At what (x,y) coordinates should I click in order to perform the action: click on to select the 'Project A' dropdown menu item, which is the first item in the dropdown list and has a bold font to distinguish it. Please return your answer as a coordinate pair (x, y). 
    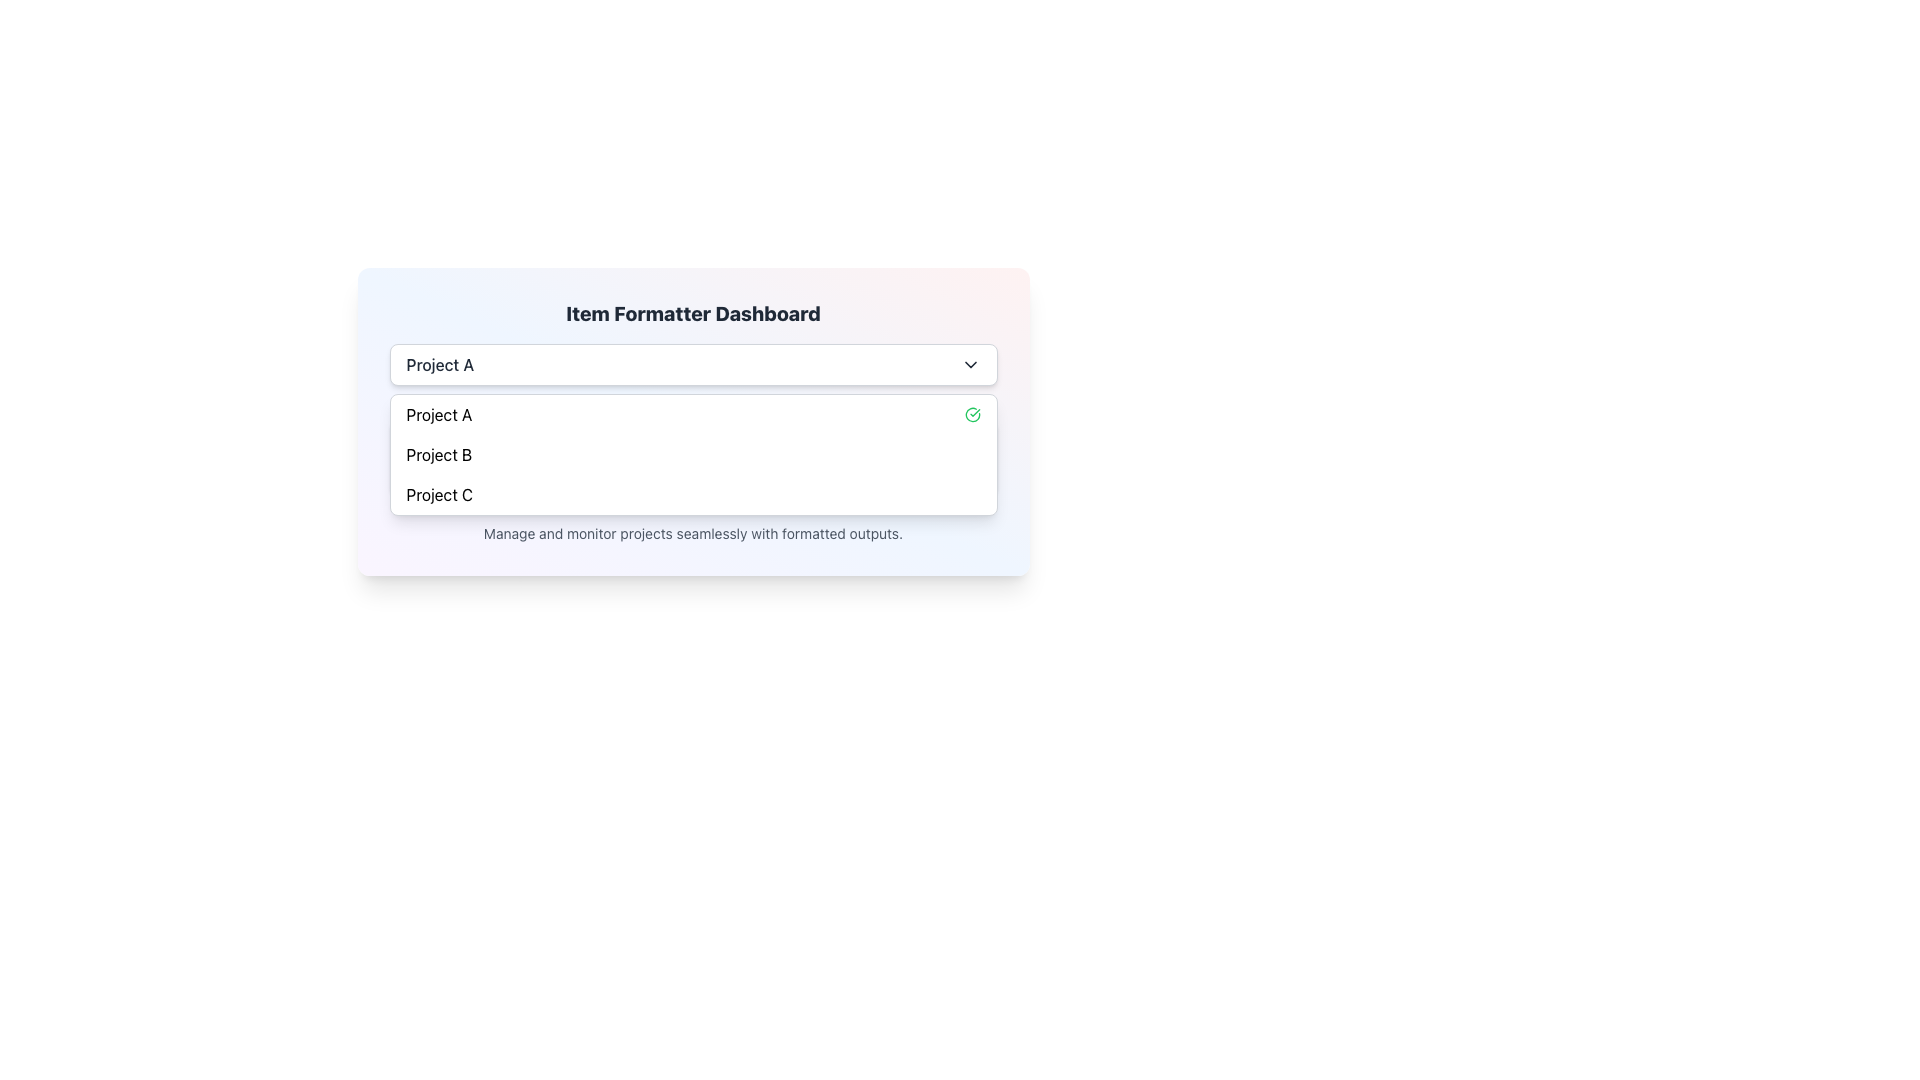
    Looking at the image, I should click on (438, 414).